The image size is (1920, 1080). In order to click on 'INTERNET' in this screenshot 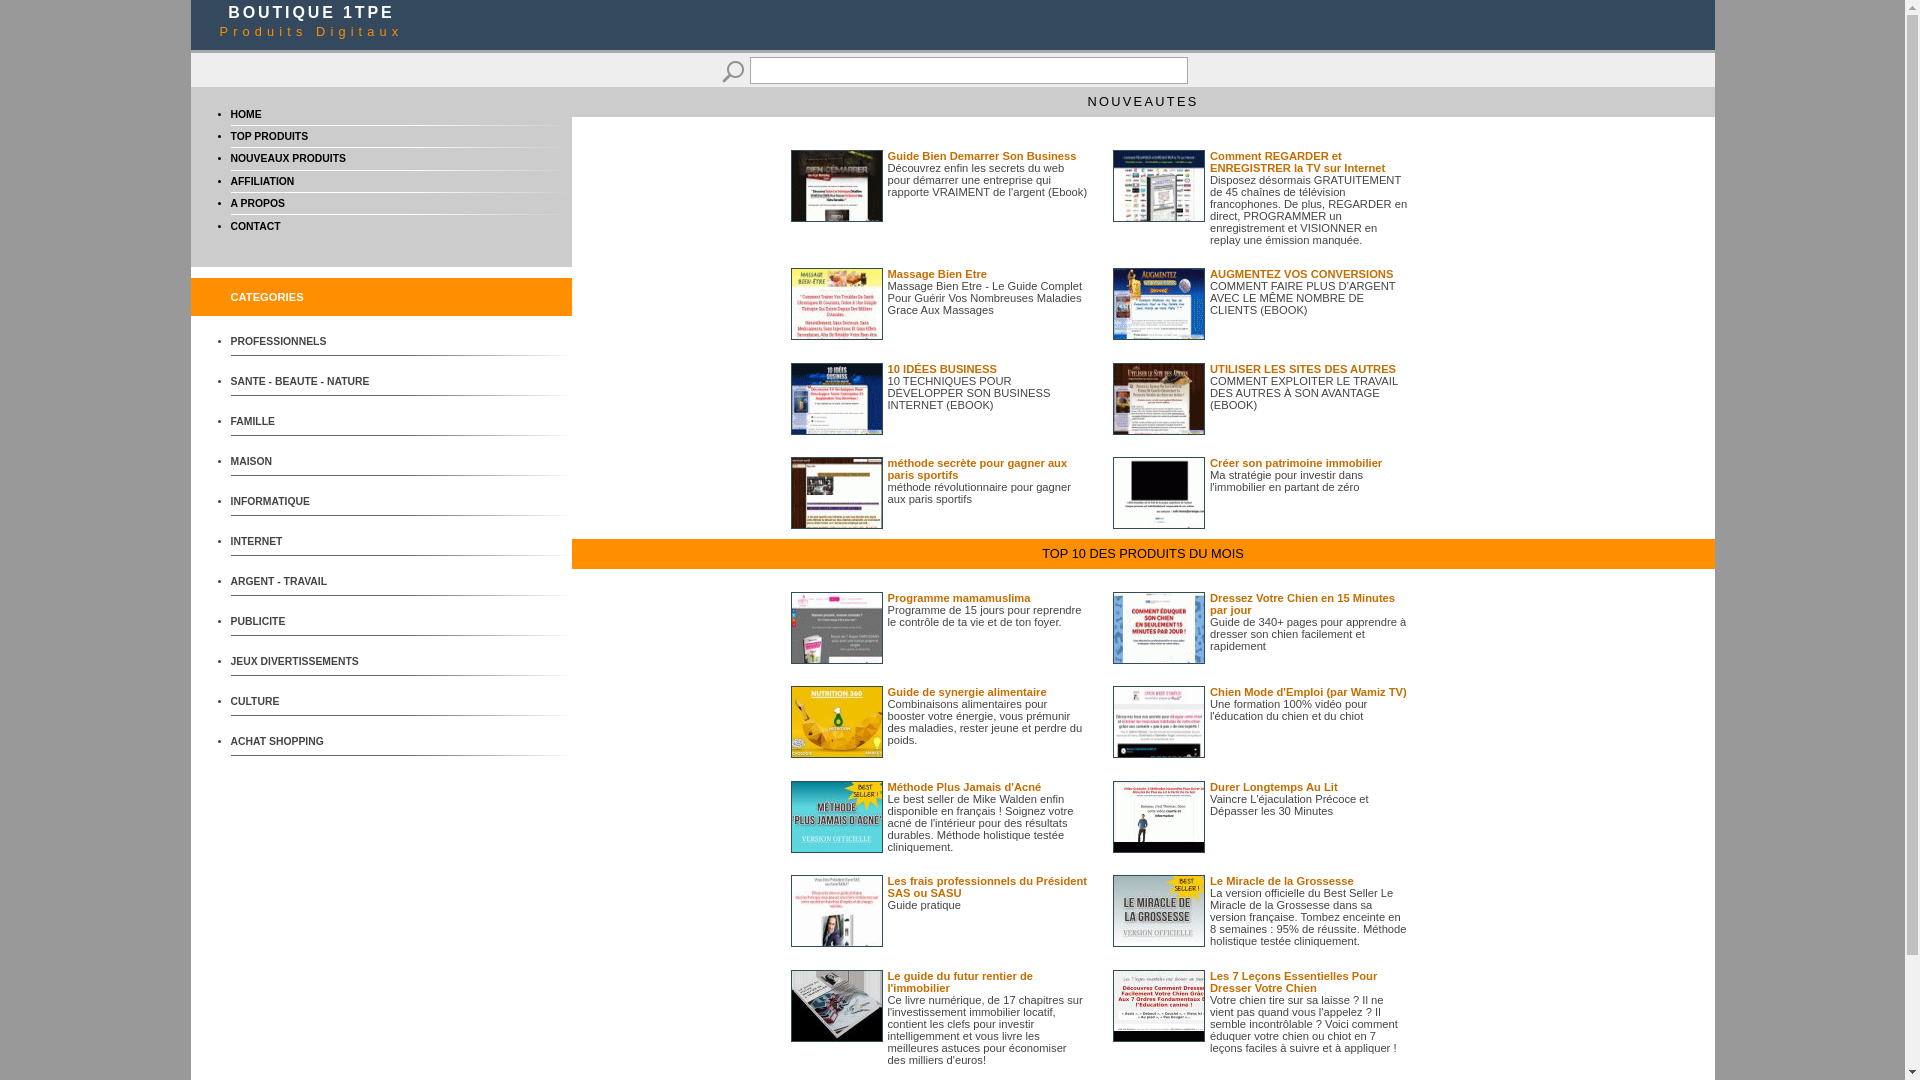, I will do `click(230, 541)`.